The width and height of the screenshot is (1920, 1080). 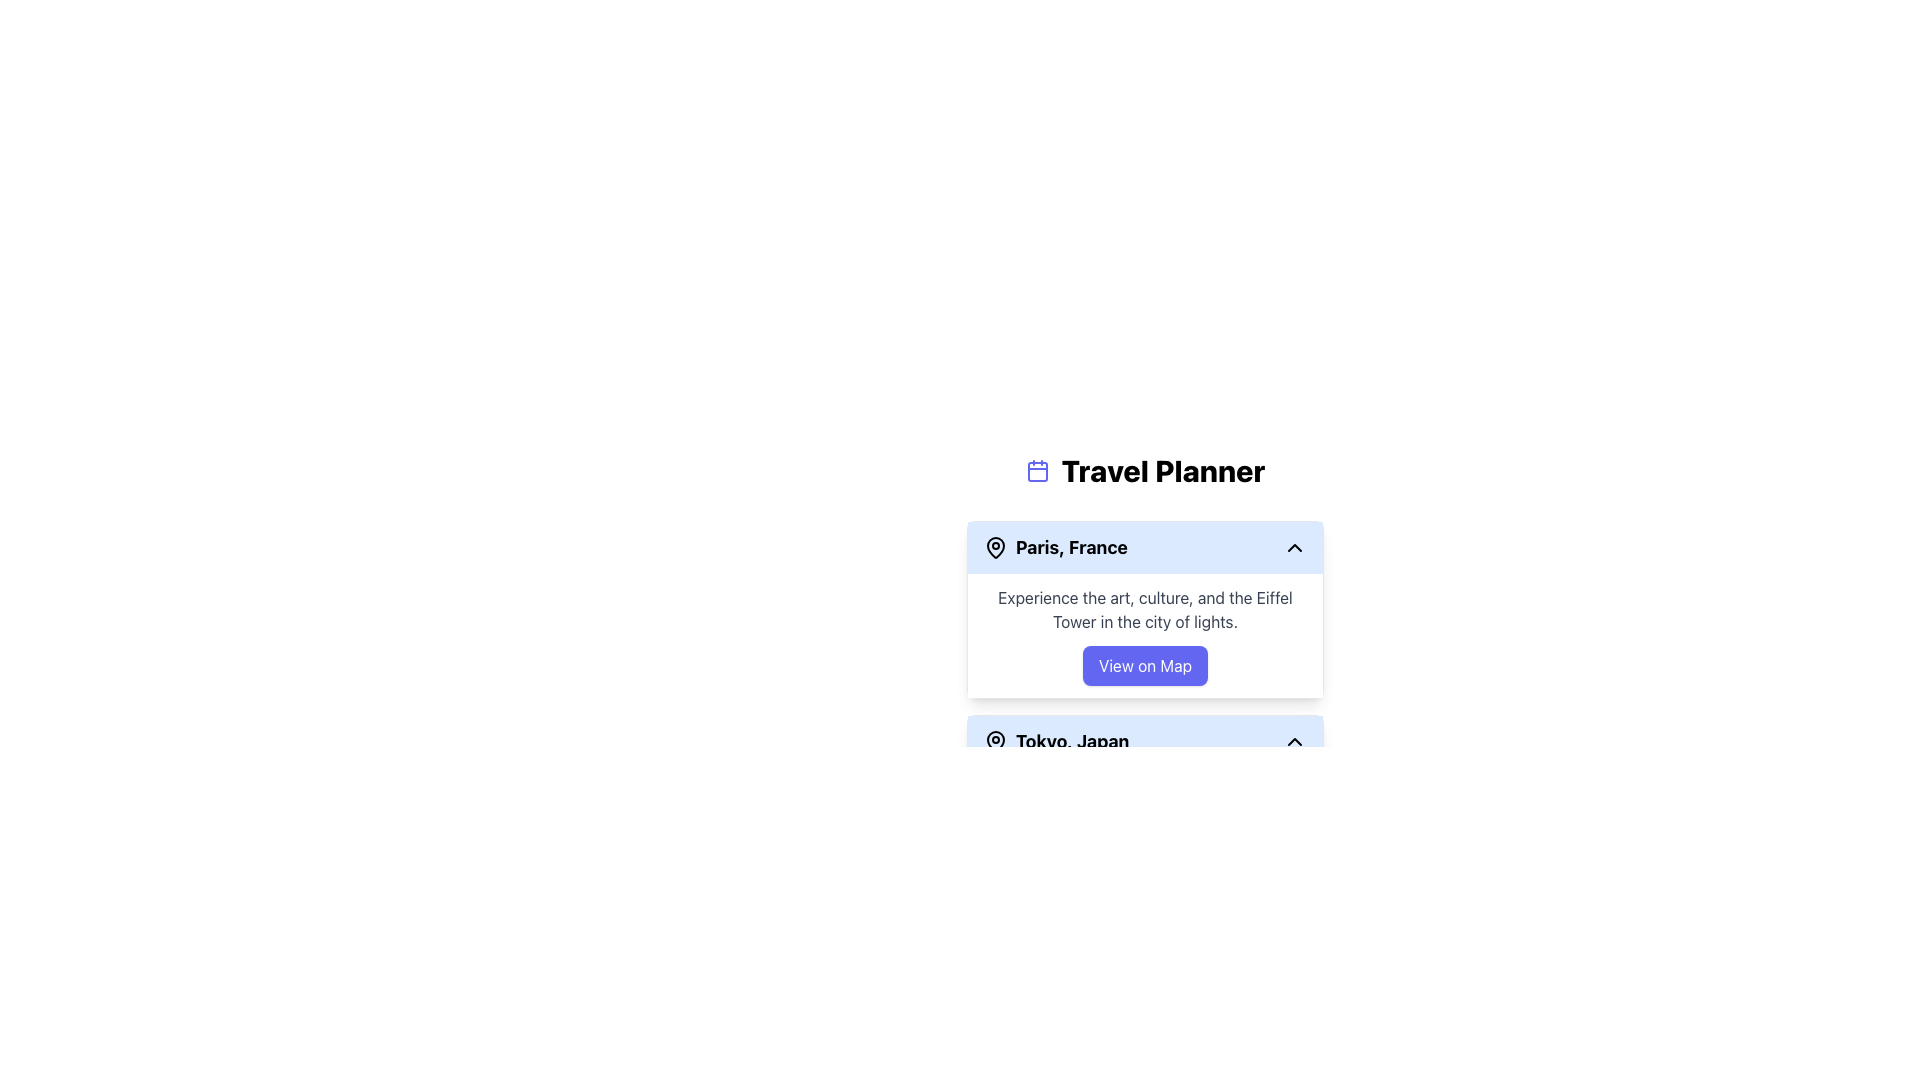 I want to click on the interactive list element for 'Tokyo, Japan', so click(x=1145, y=741).